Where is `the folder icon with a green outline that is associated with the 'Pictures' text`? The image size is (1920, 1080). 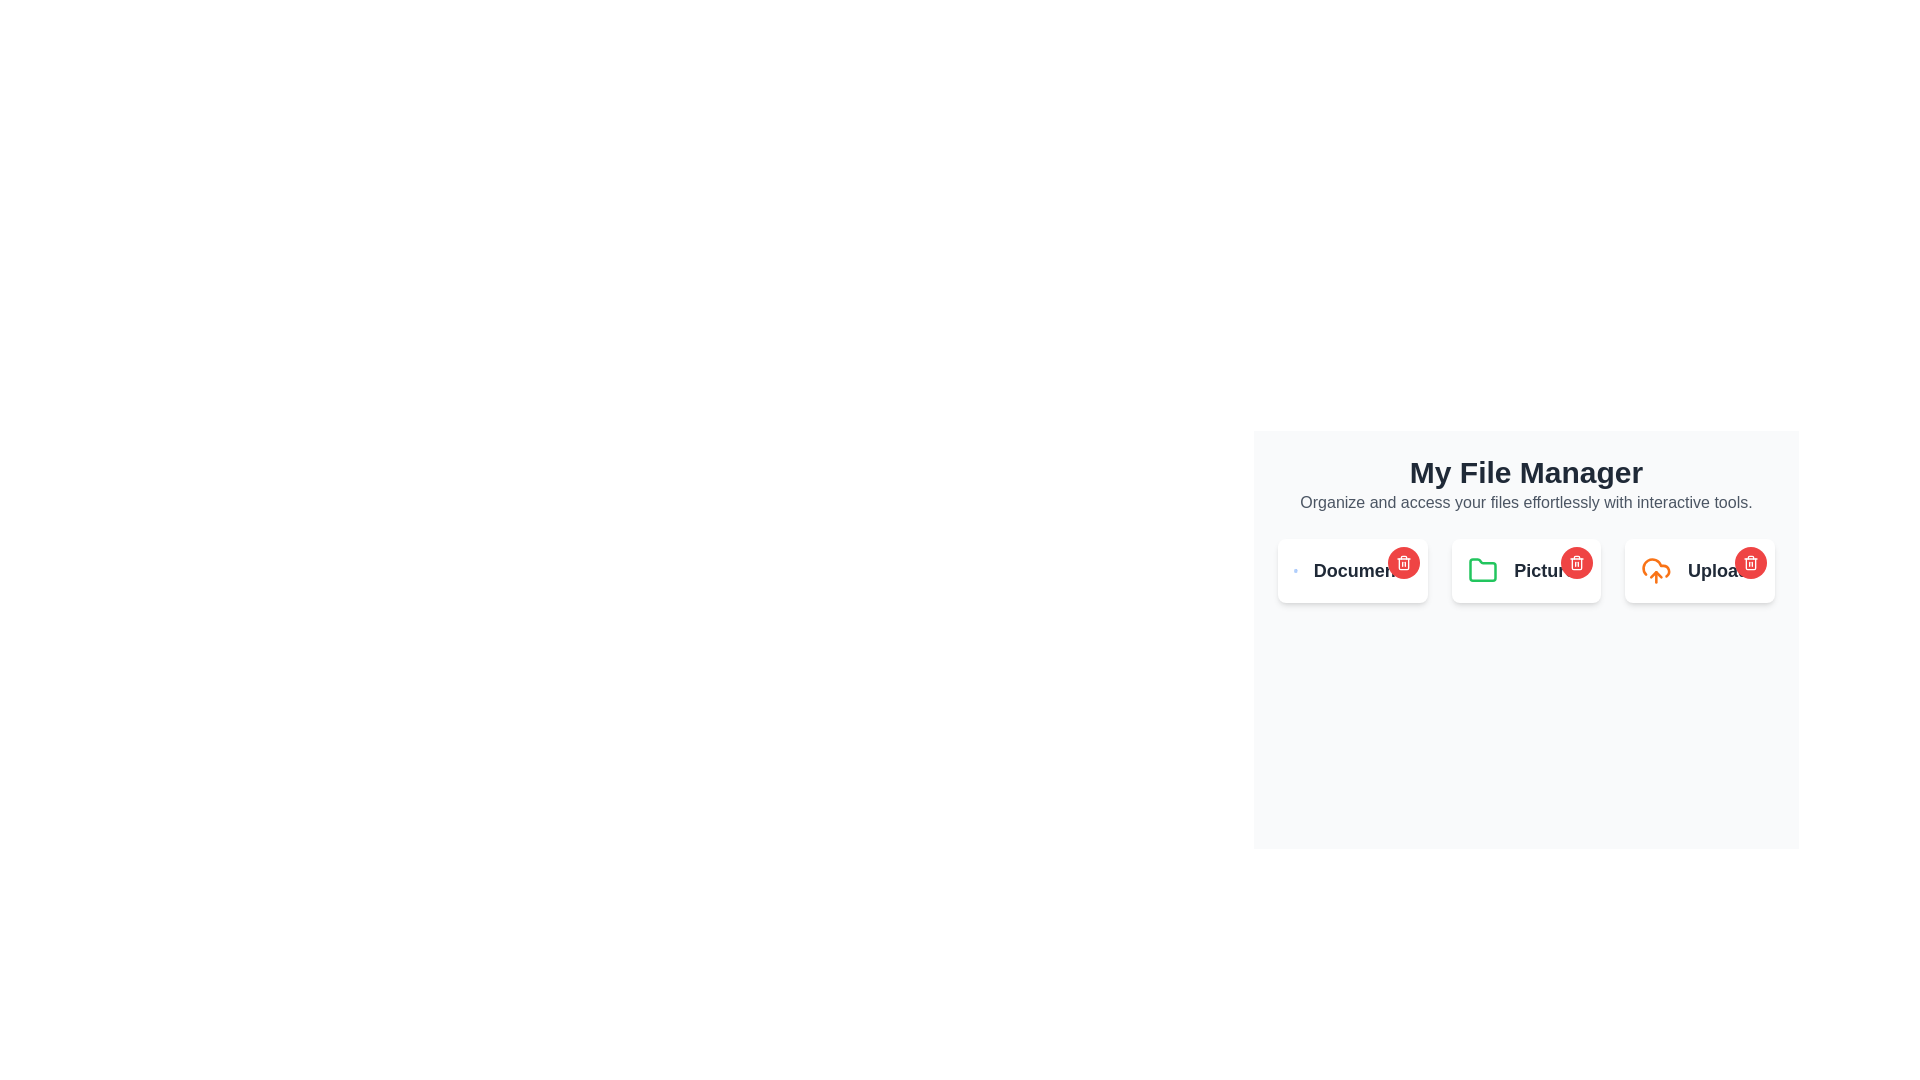
the folder icon with a green outline that is associated with the 'Pictures' text is located at coordinates (1483, 570).